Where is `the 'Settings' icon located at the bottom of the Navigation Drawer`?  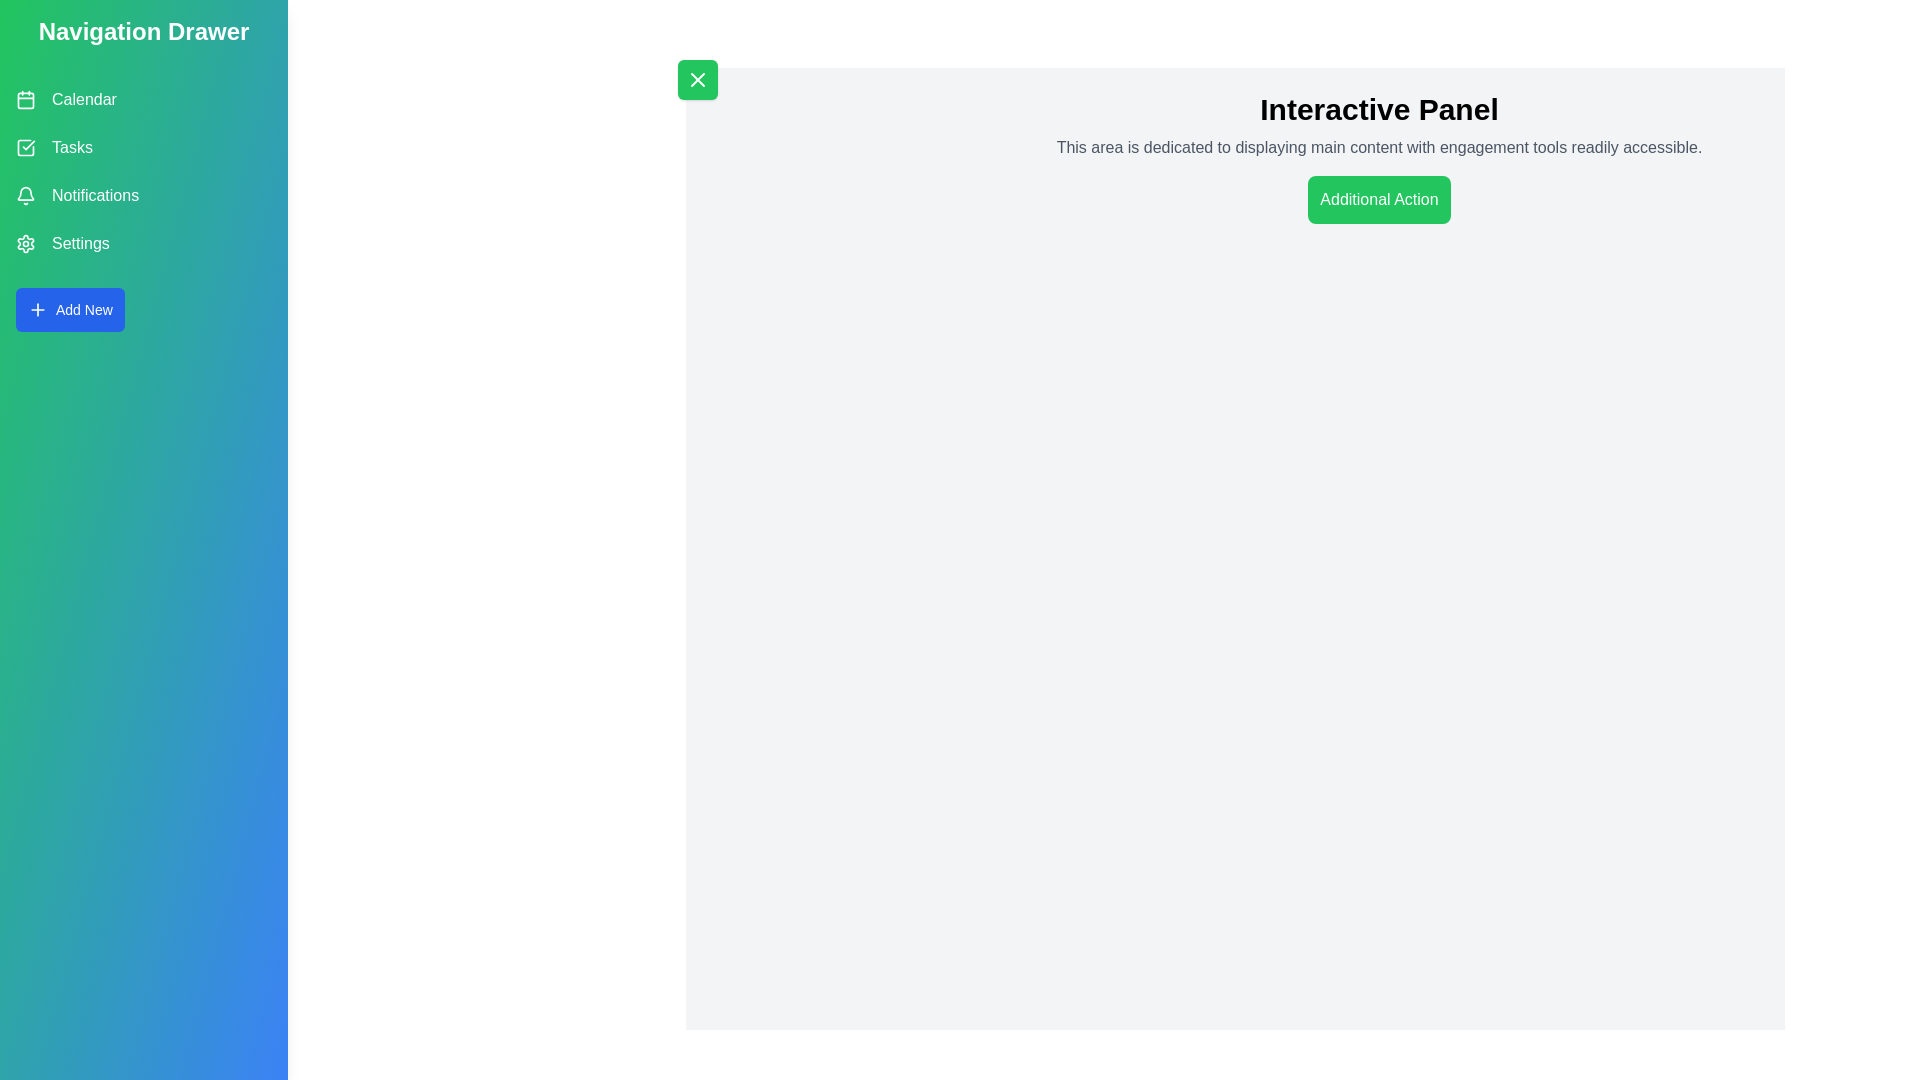 the 'Settings' icon located at the bottom of the Navigation Drawer is located at coordinates (25, 242).